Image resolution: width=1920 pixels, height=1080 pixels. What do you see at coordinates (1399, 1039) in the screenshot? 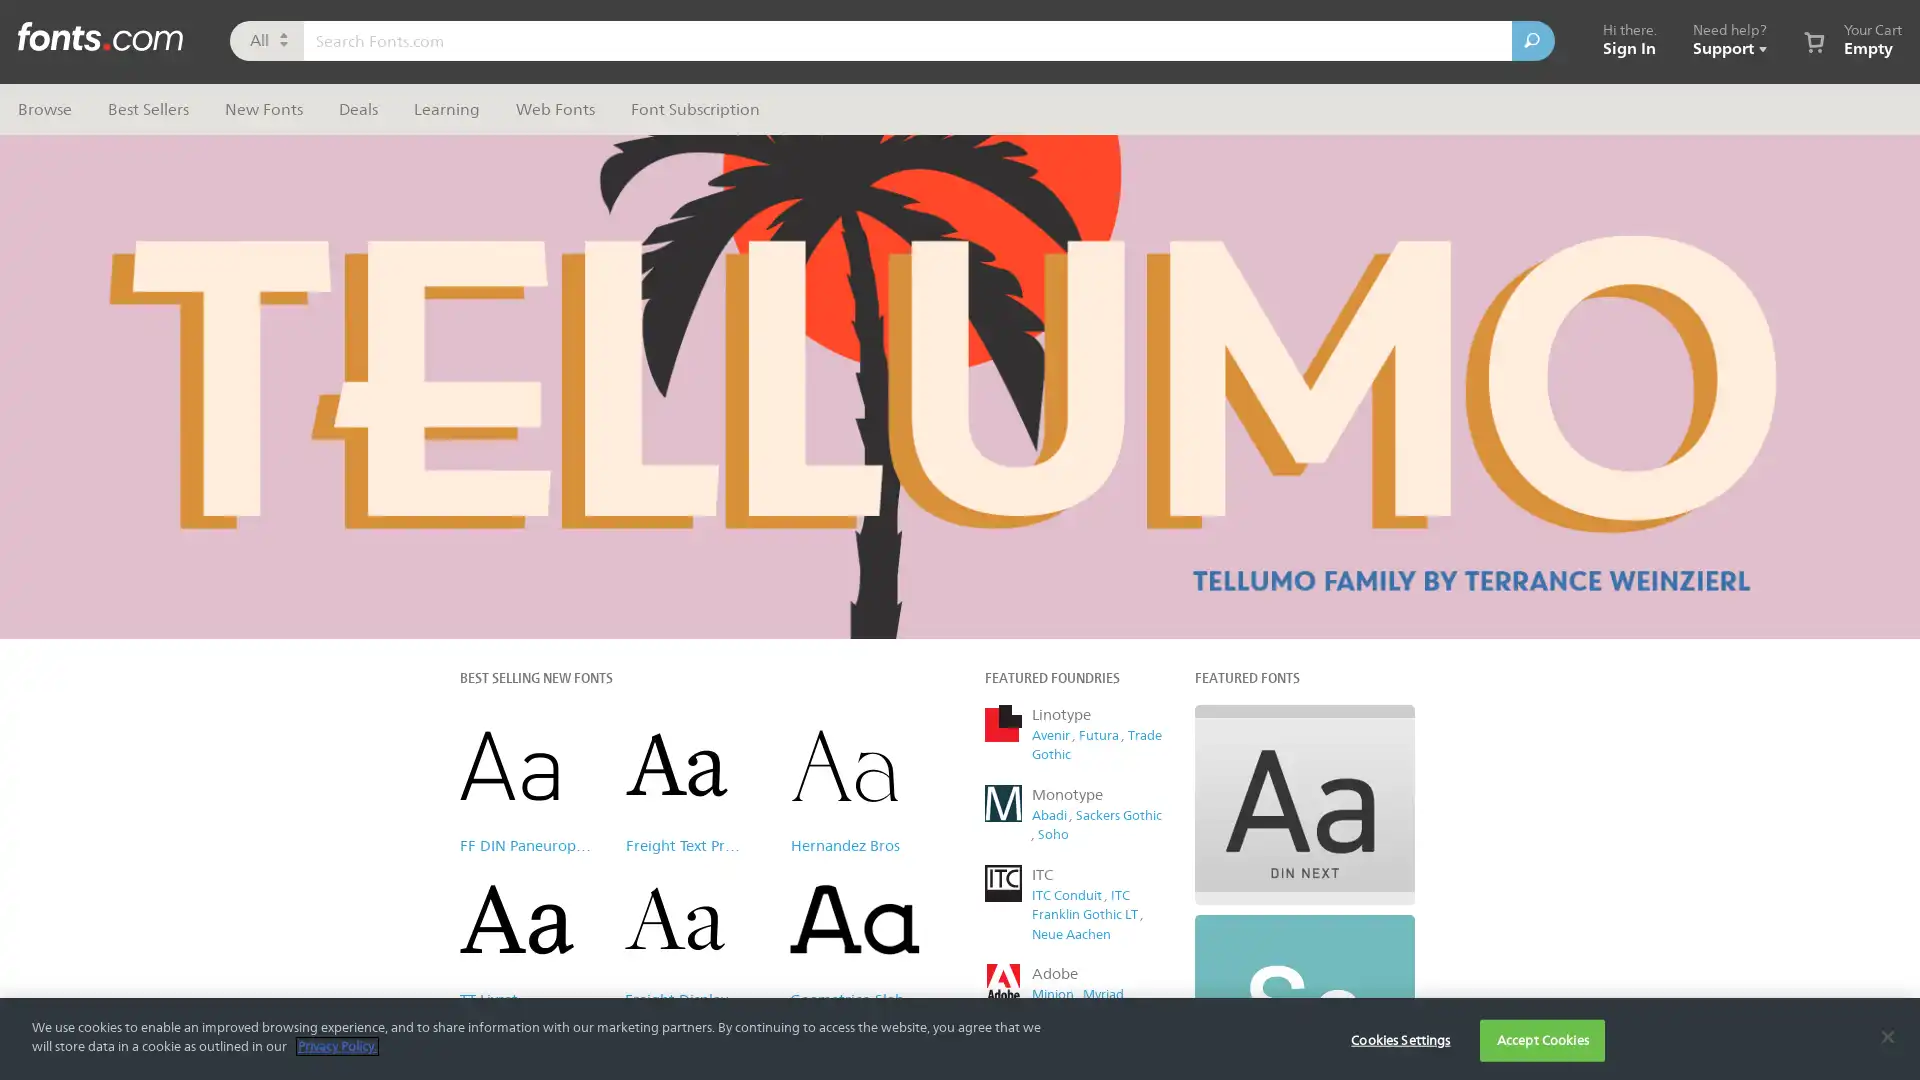
I see `Cookies Settings` at bounding box center [1399, 1039].